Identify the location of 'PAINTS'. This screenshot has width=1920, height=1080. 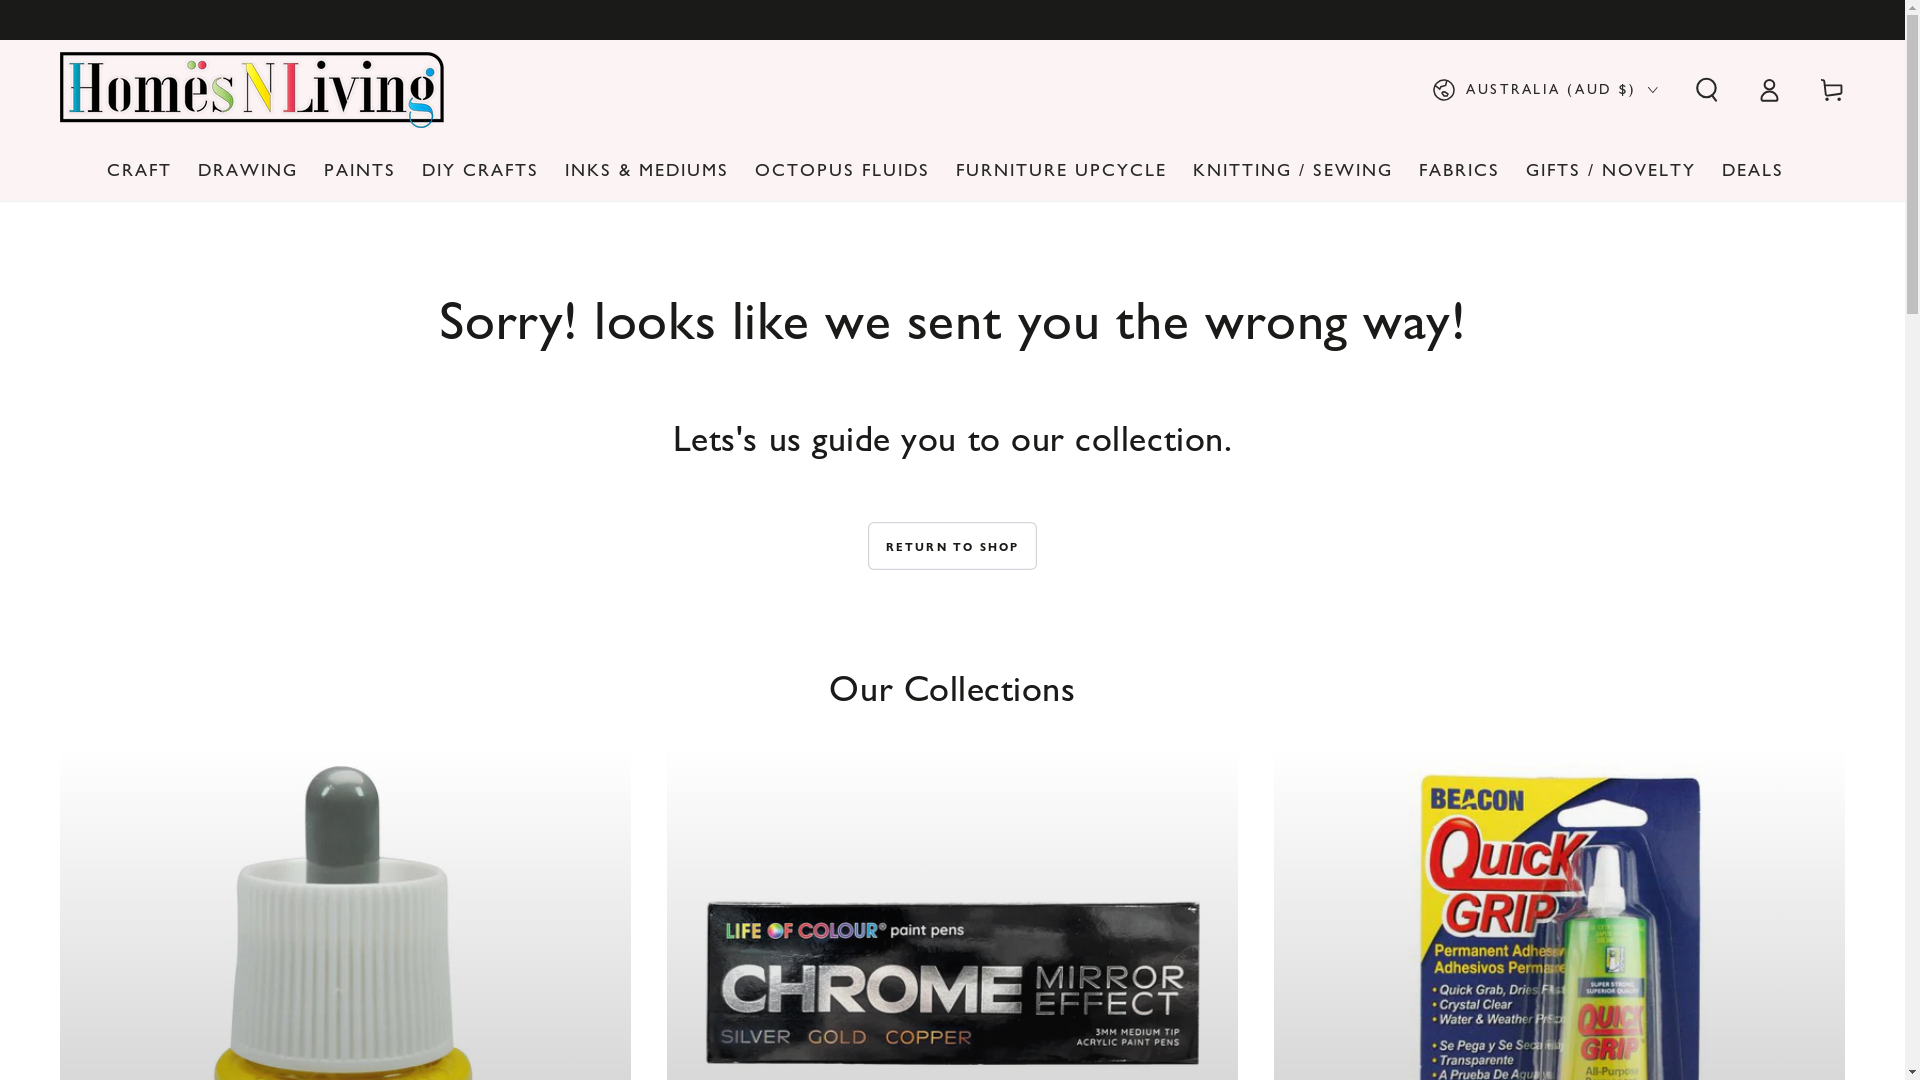
(320, 169).